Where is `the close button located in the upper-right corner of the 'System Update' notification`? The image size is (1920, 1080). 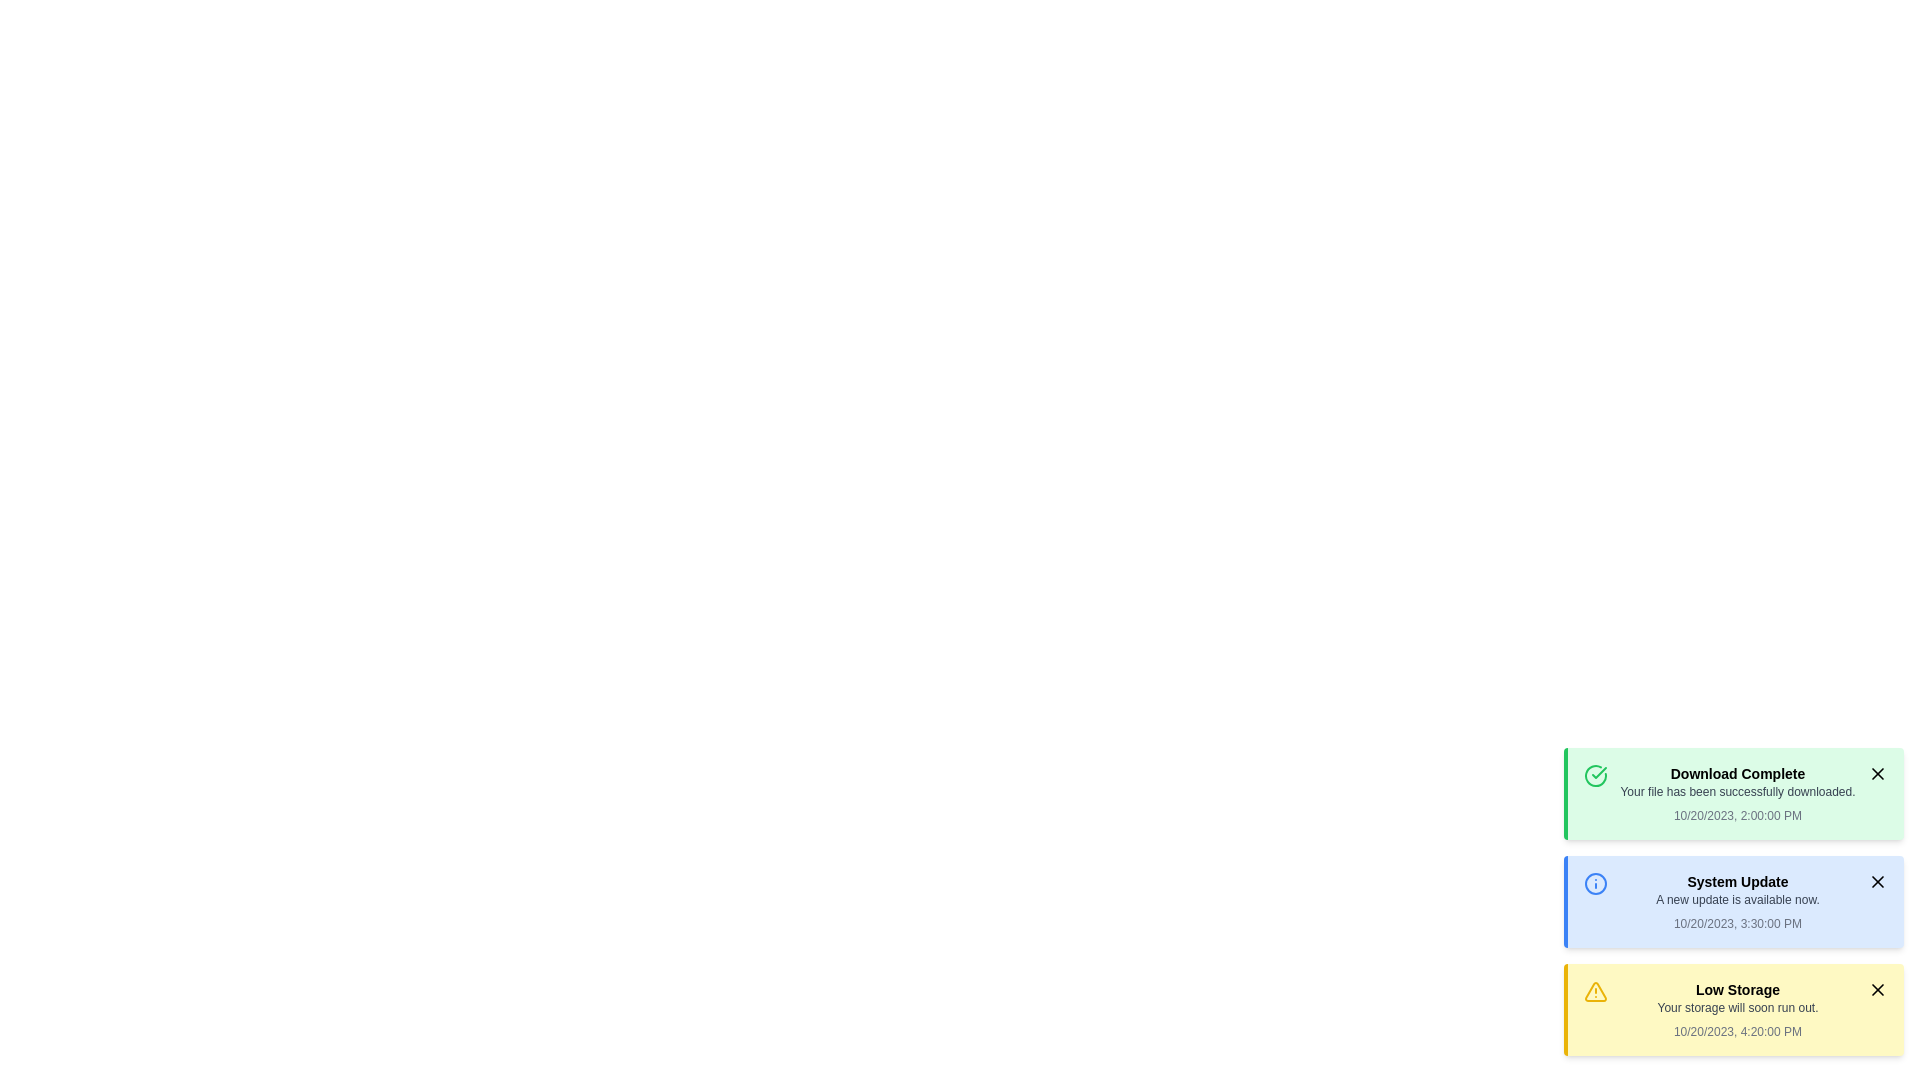
the close button located in the upper-right corner of the 'System Update' notification is located at coordinates (1876, 881).